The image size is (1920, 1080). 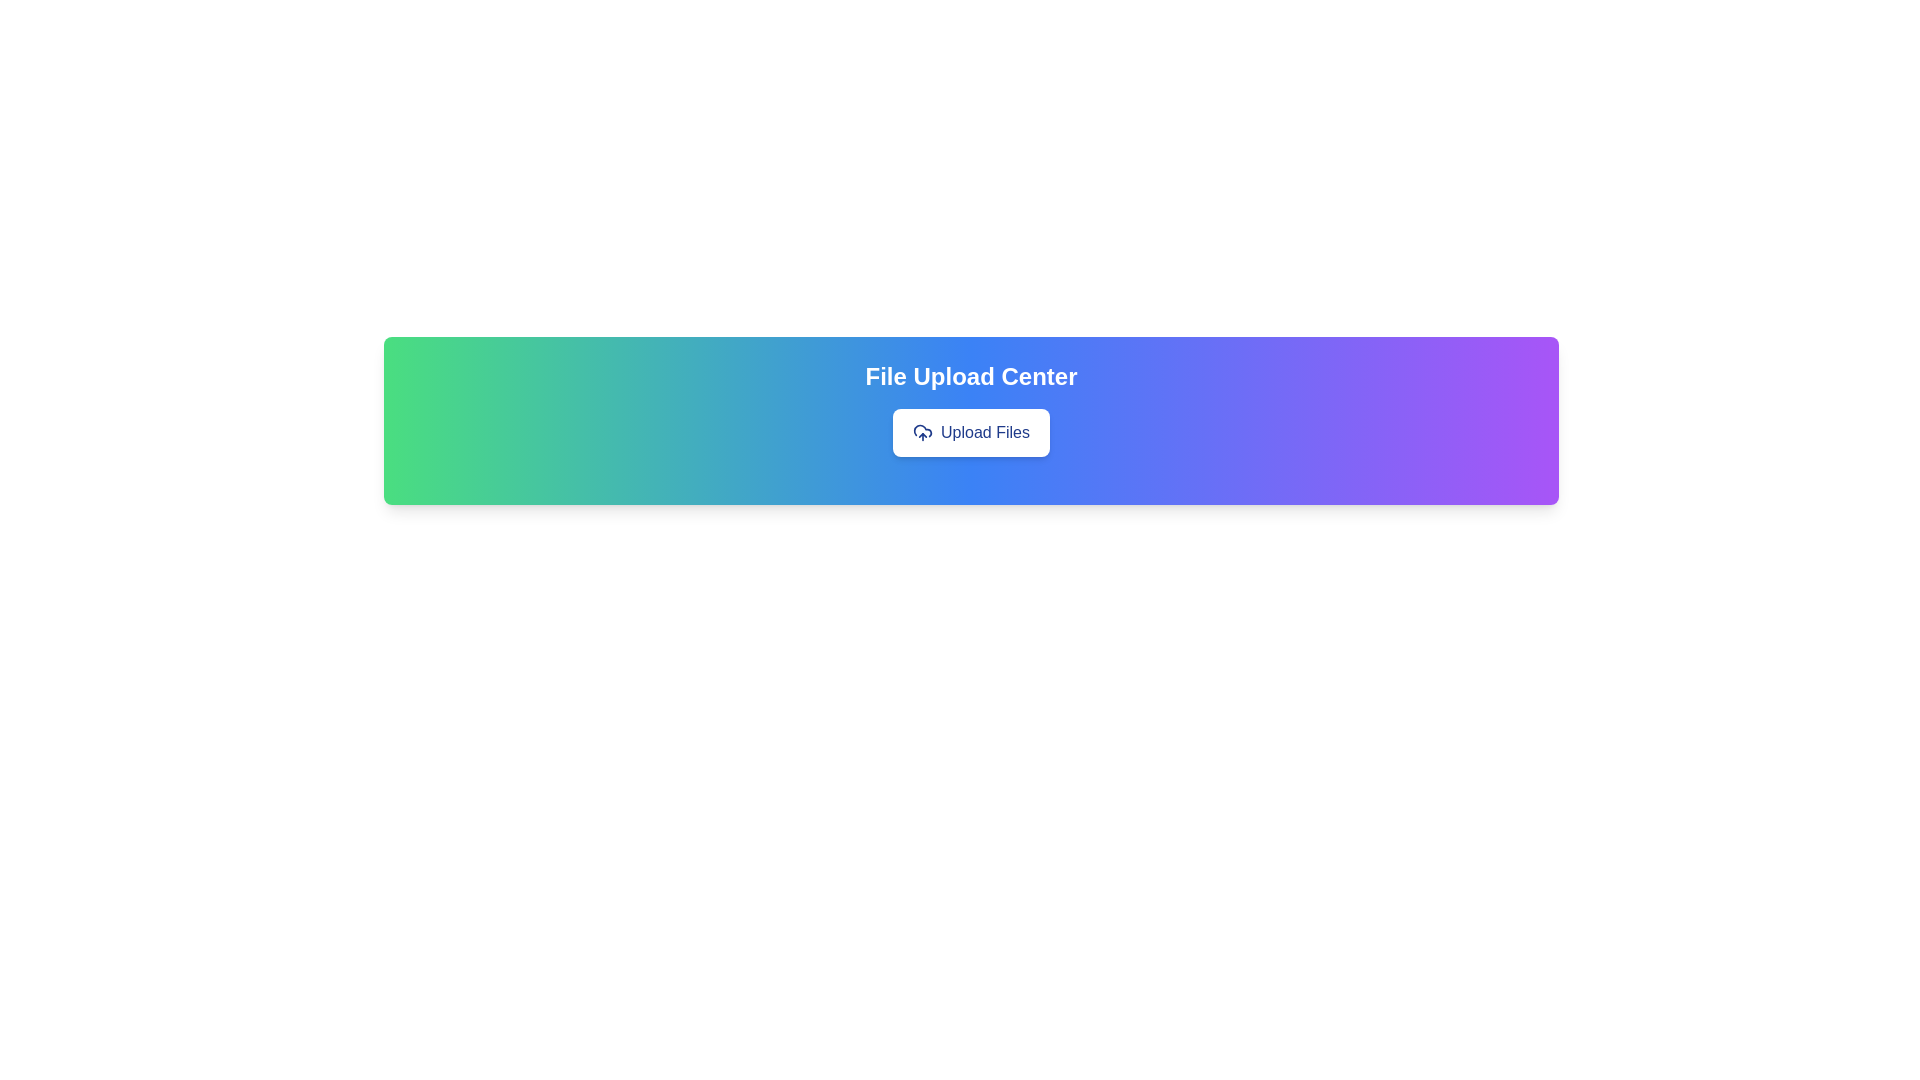 I want to click on the 'Upload Files' button, which is a rectangular button with a white background, dark blue text, and a blue cloud upload icon, located in the center of the page below the 'File Upload Center' text, so click(x=971, y=431).